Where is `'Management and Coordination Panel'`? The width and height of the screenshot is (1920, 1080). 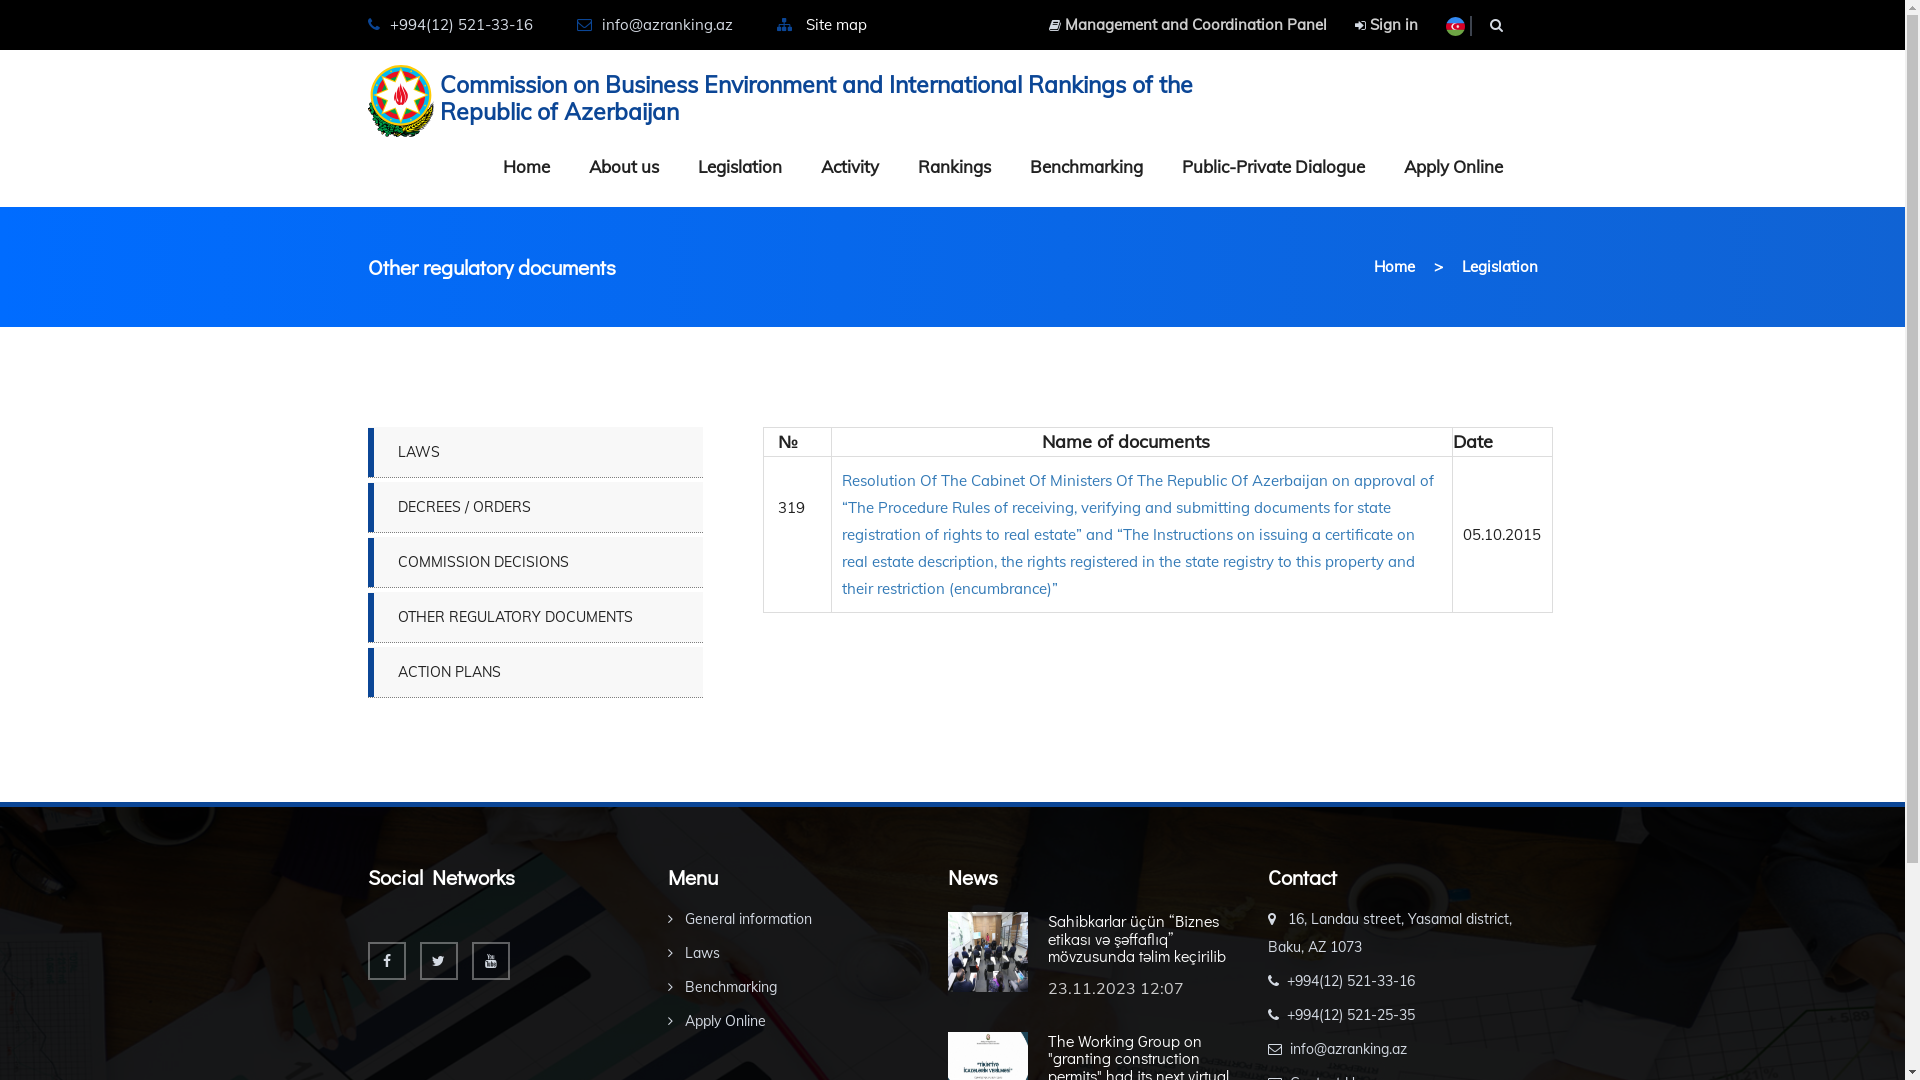 'Management and Coordination Panel' is located at coordinates (1186, 24).